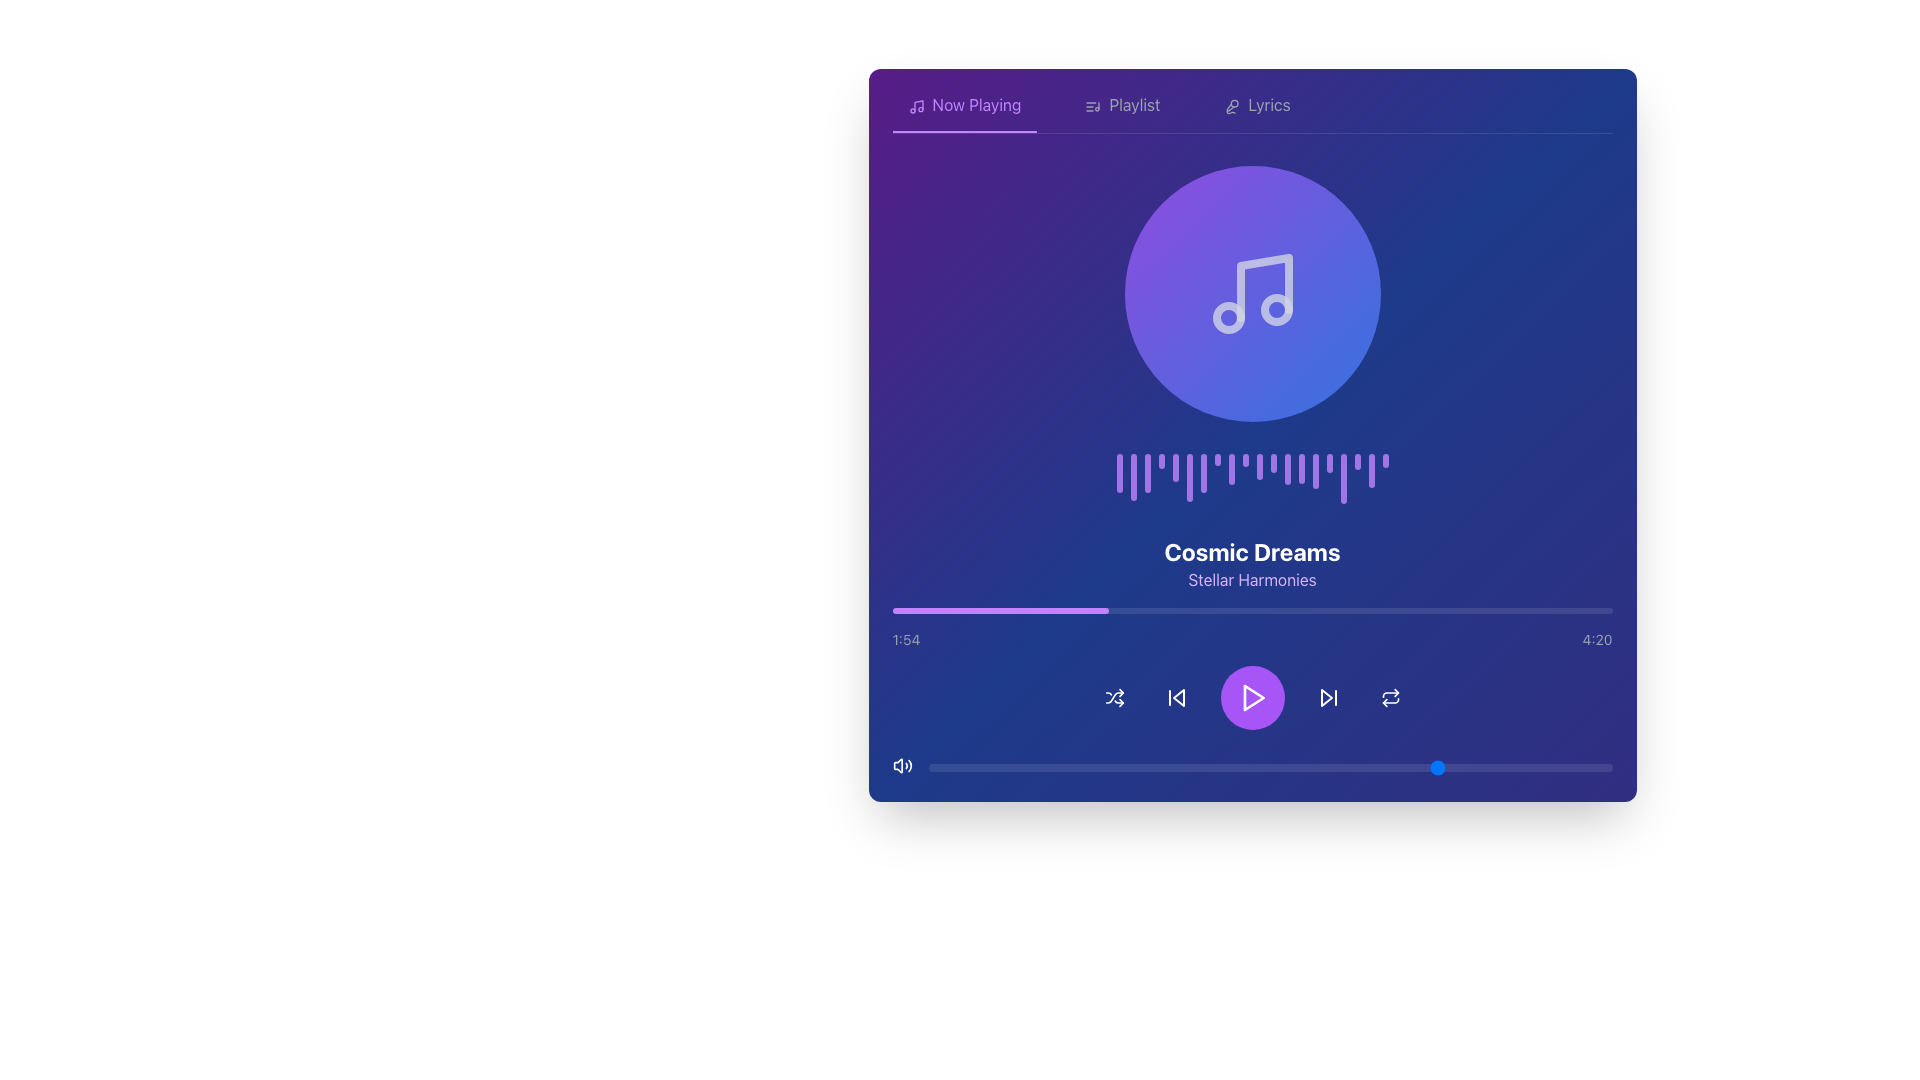  I want to click on the 'play' icon located at the center of the circular button in the media player control bar, so click(1252, 697).